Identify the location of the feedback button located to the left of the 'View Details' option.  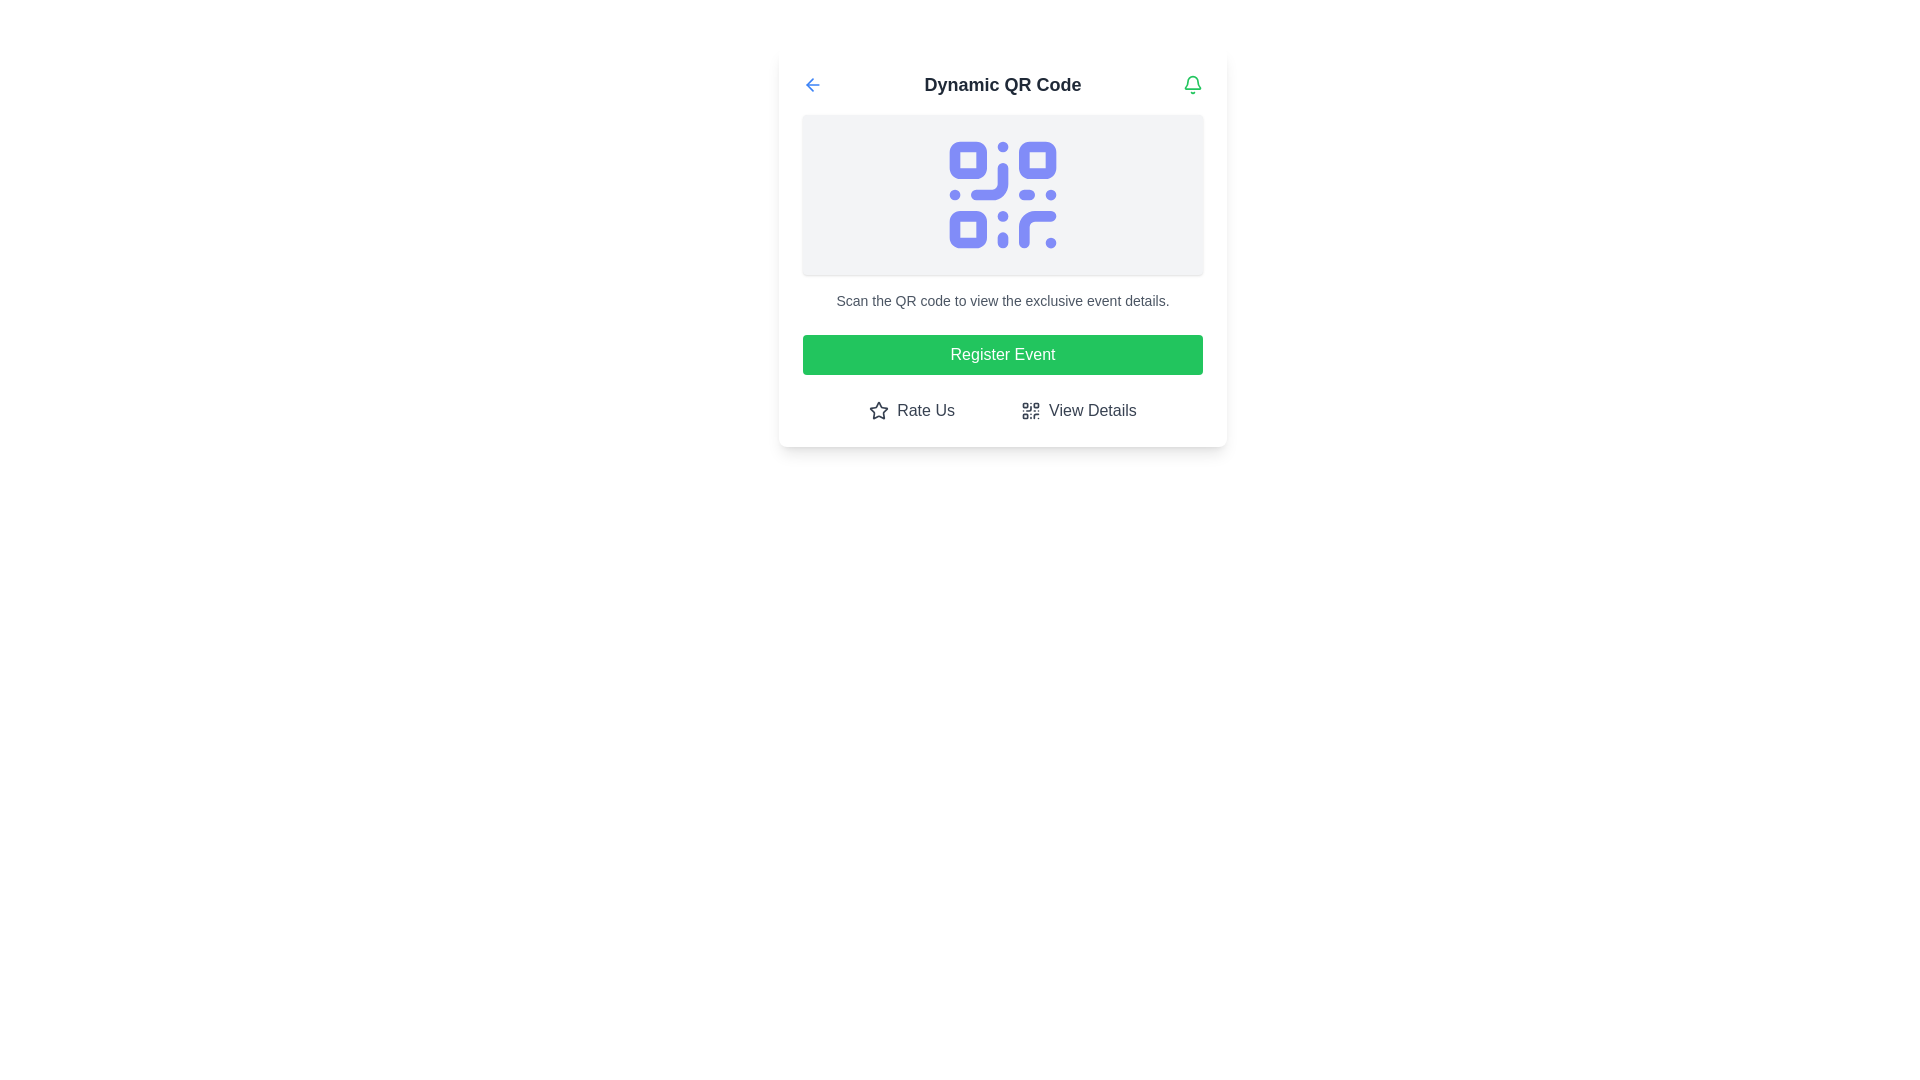
(911, 410).